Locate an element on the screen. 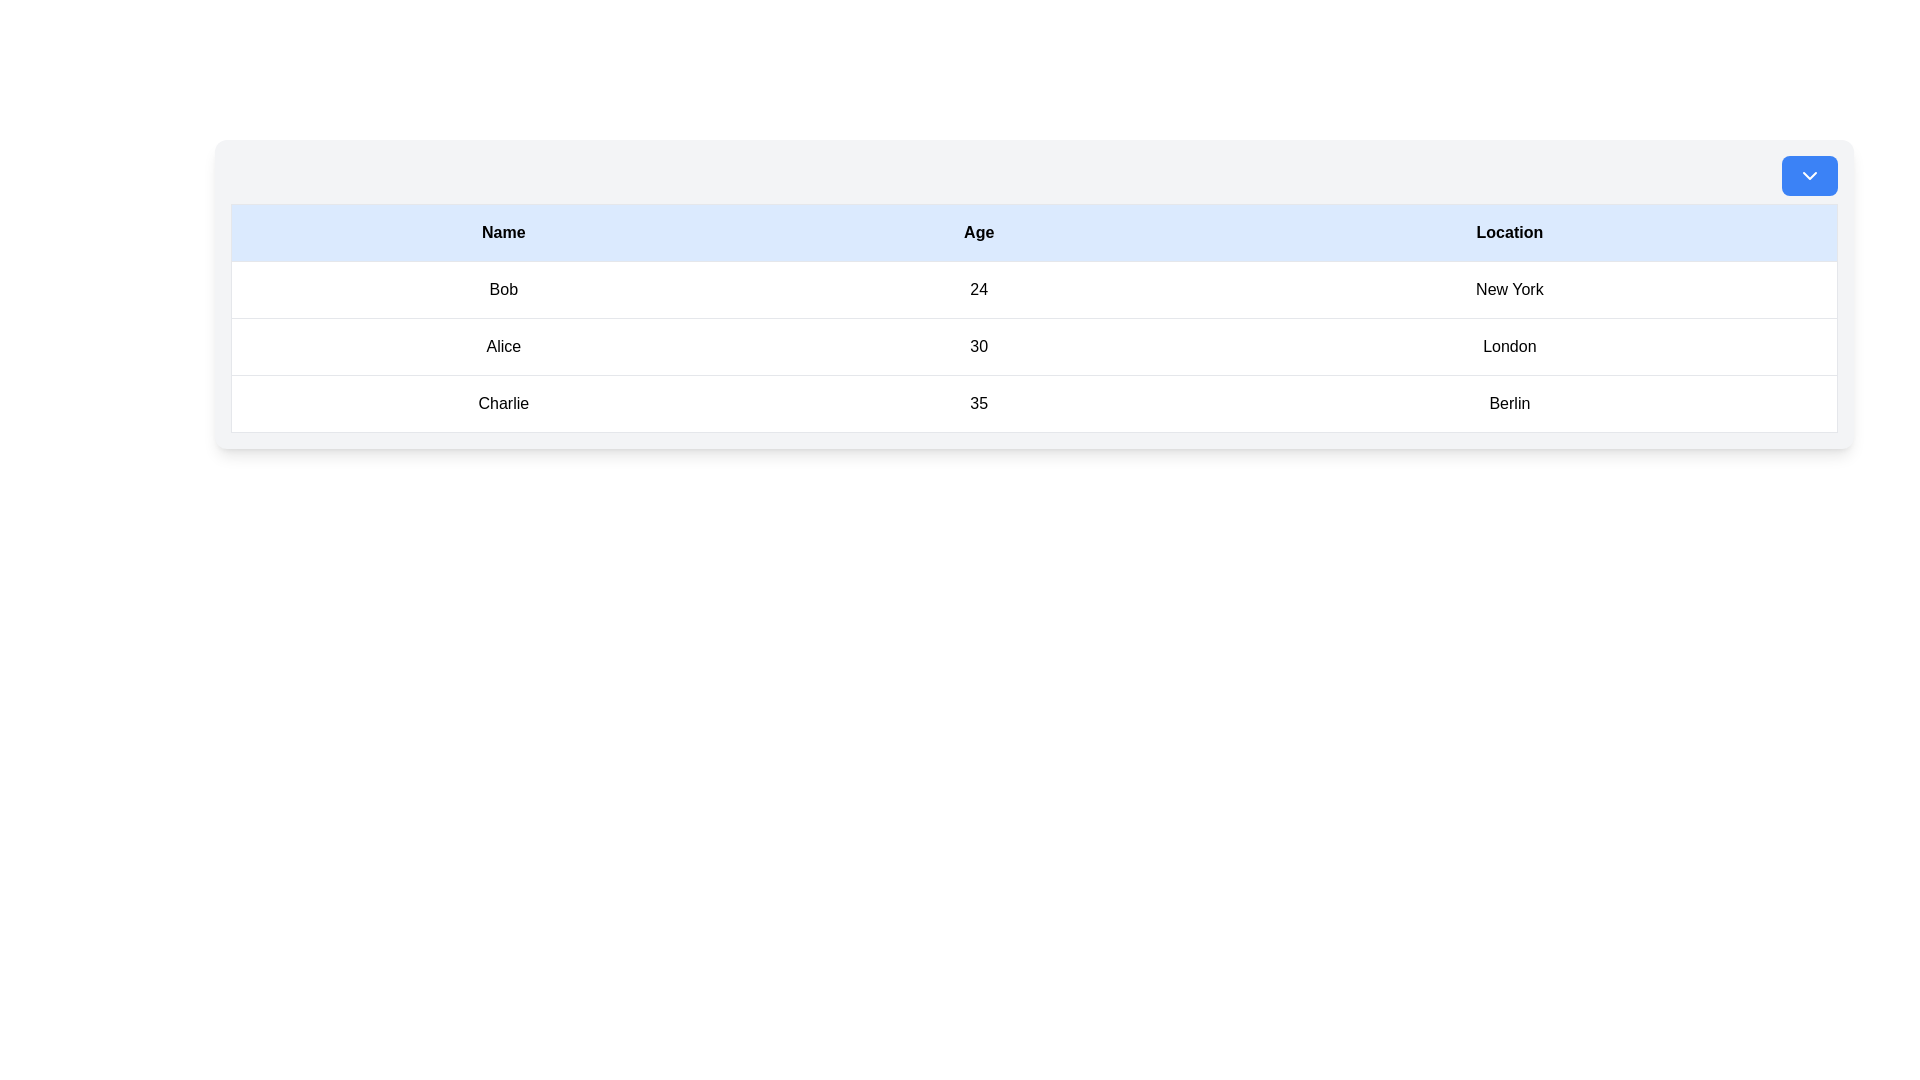 Image resolution: width=1920 pixels, height=1080 pixels. text displayed in the Text label located in the third column of the row for 'Alice' that shows 'London' is located at coordinates (1510, 346).